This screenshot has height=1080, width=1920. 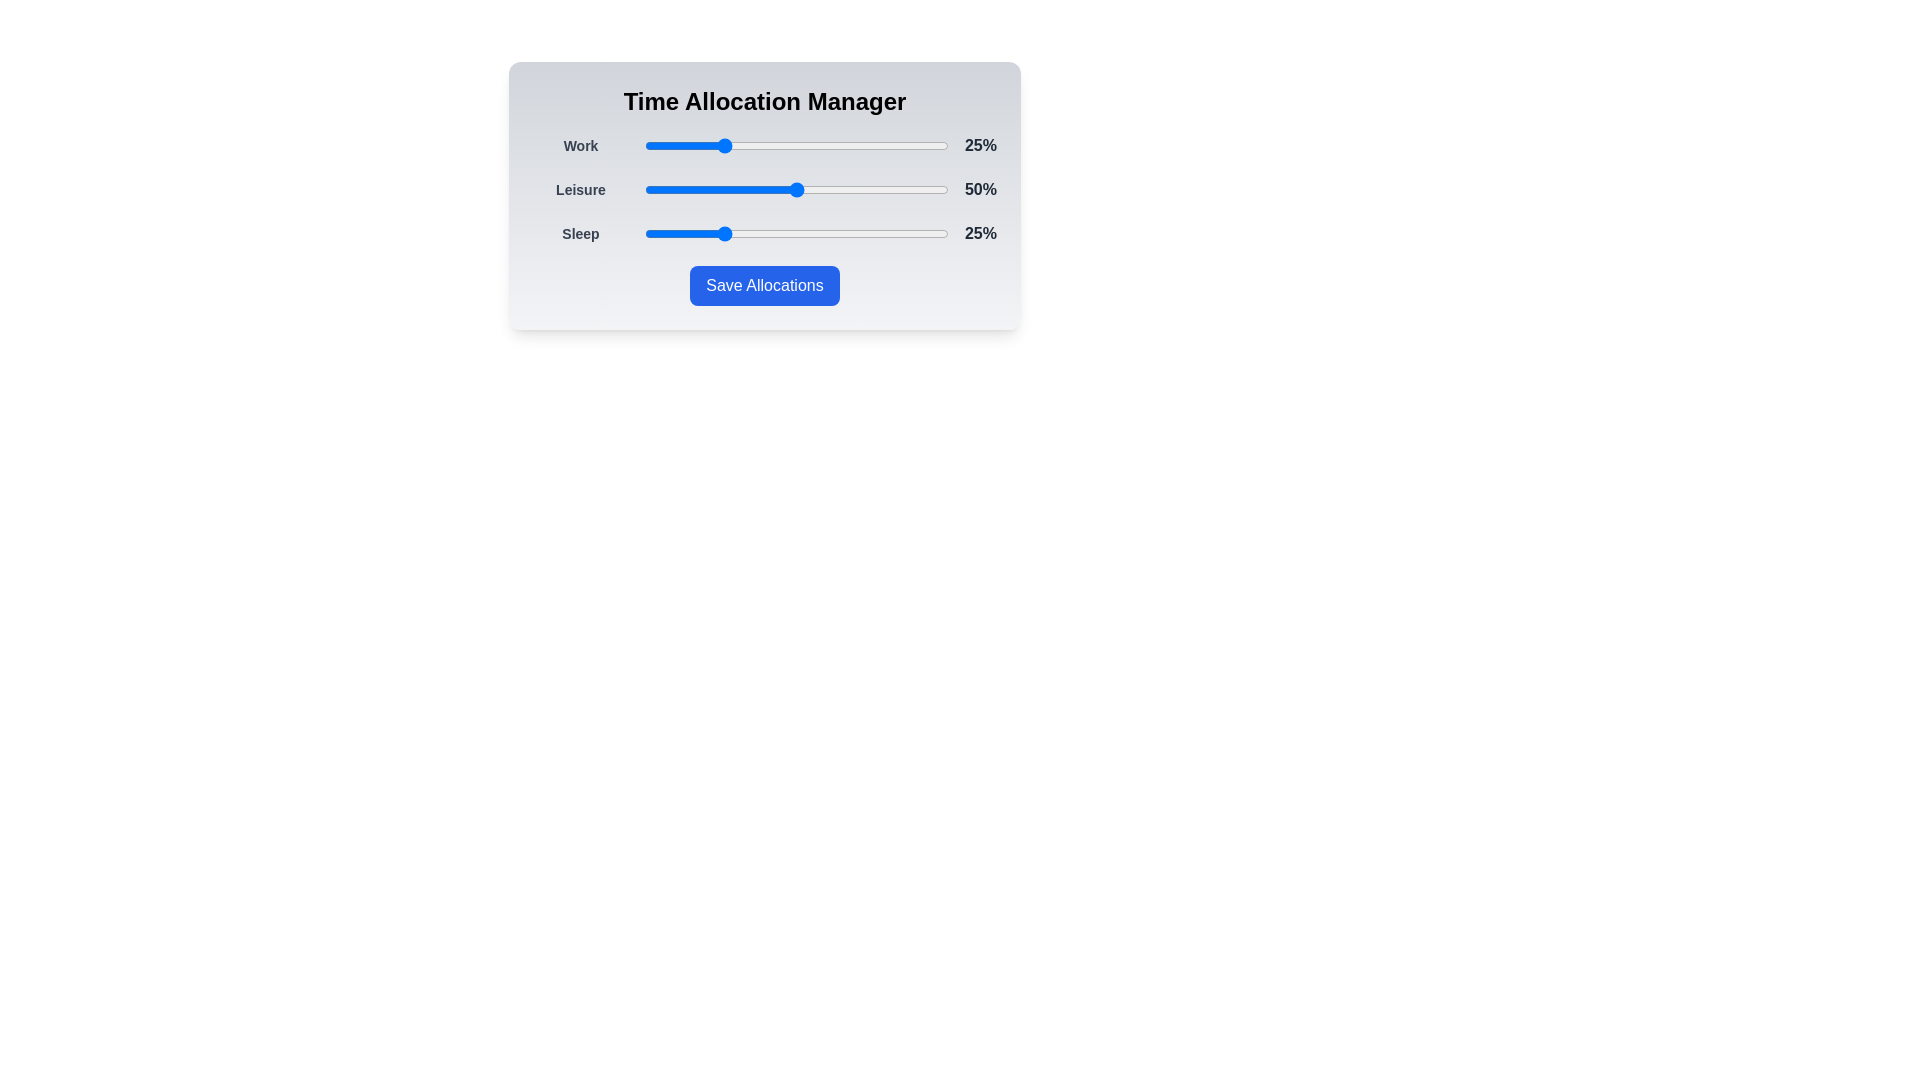 What do you see at coordinates (795, 189) in the screenshot?
I see `the slider corresponding to Leisure` at bounding box center [795, 189].